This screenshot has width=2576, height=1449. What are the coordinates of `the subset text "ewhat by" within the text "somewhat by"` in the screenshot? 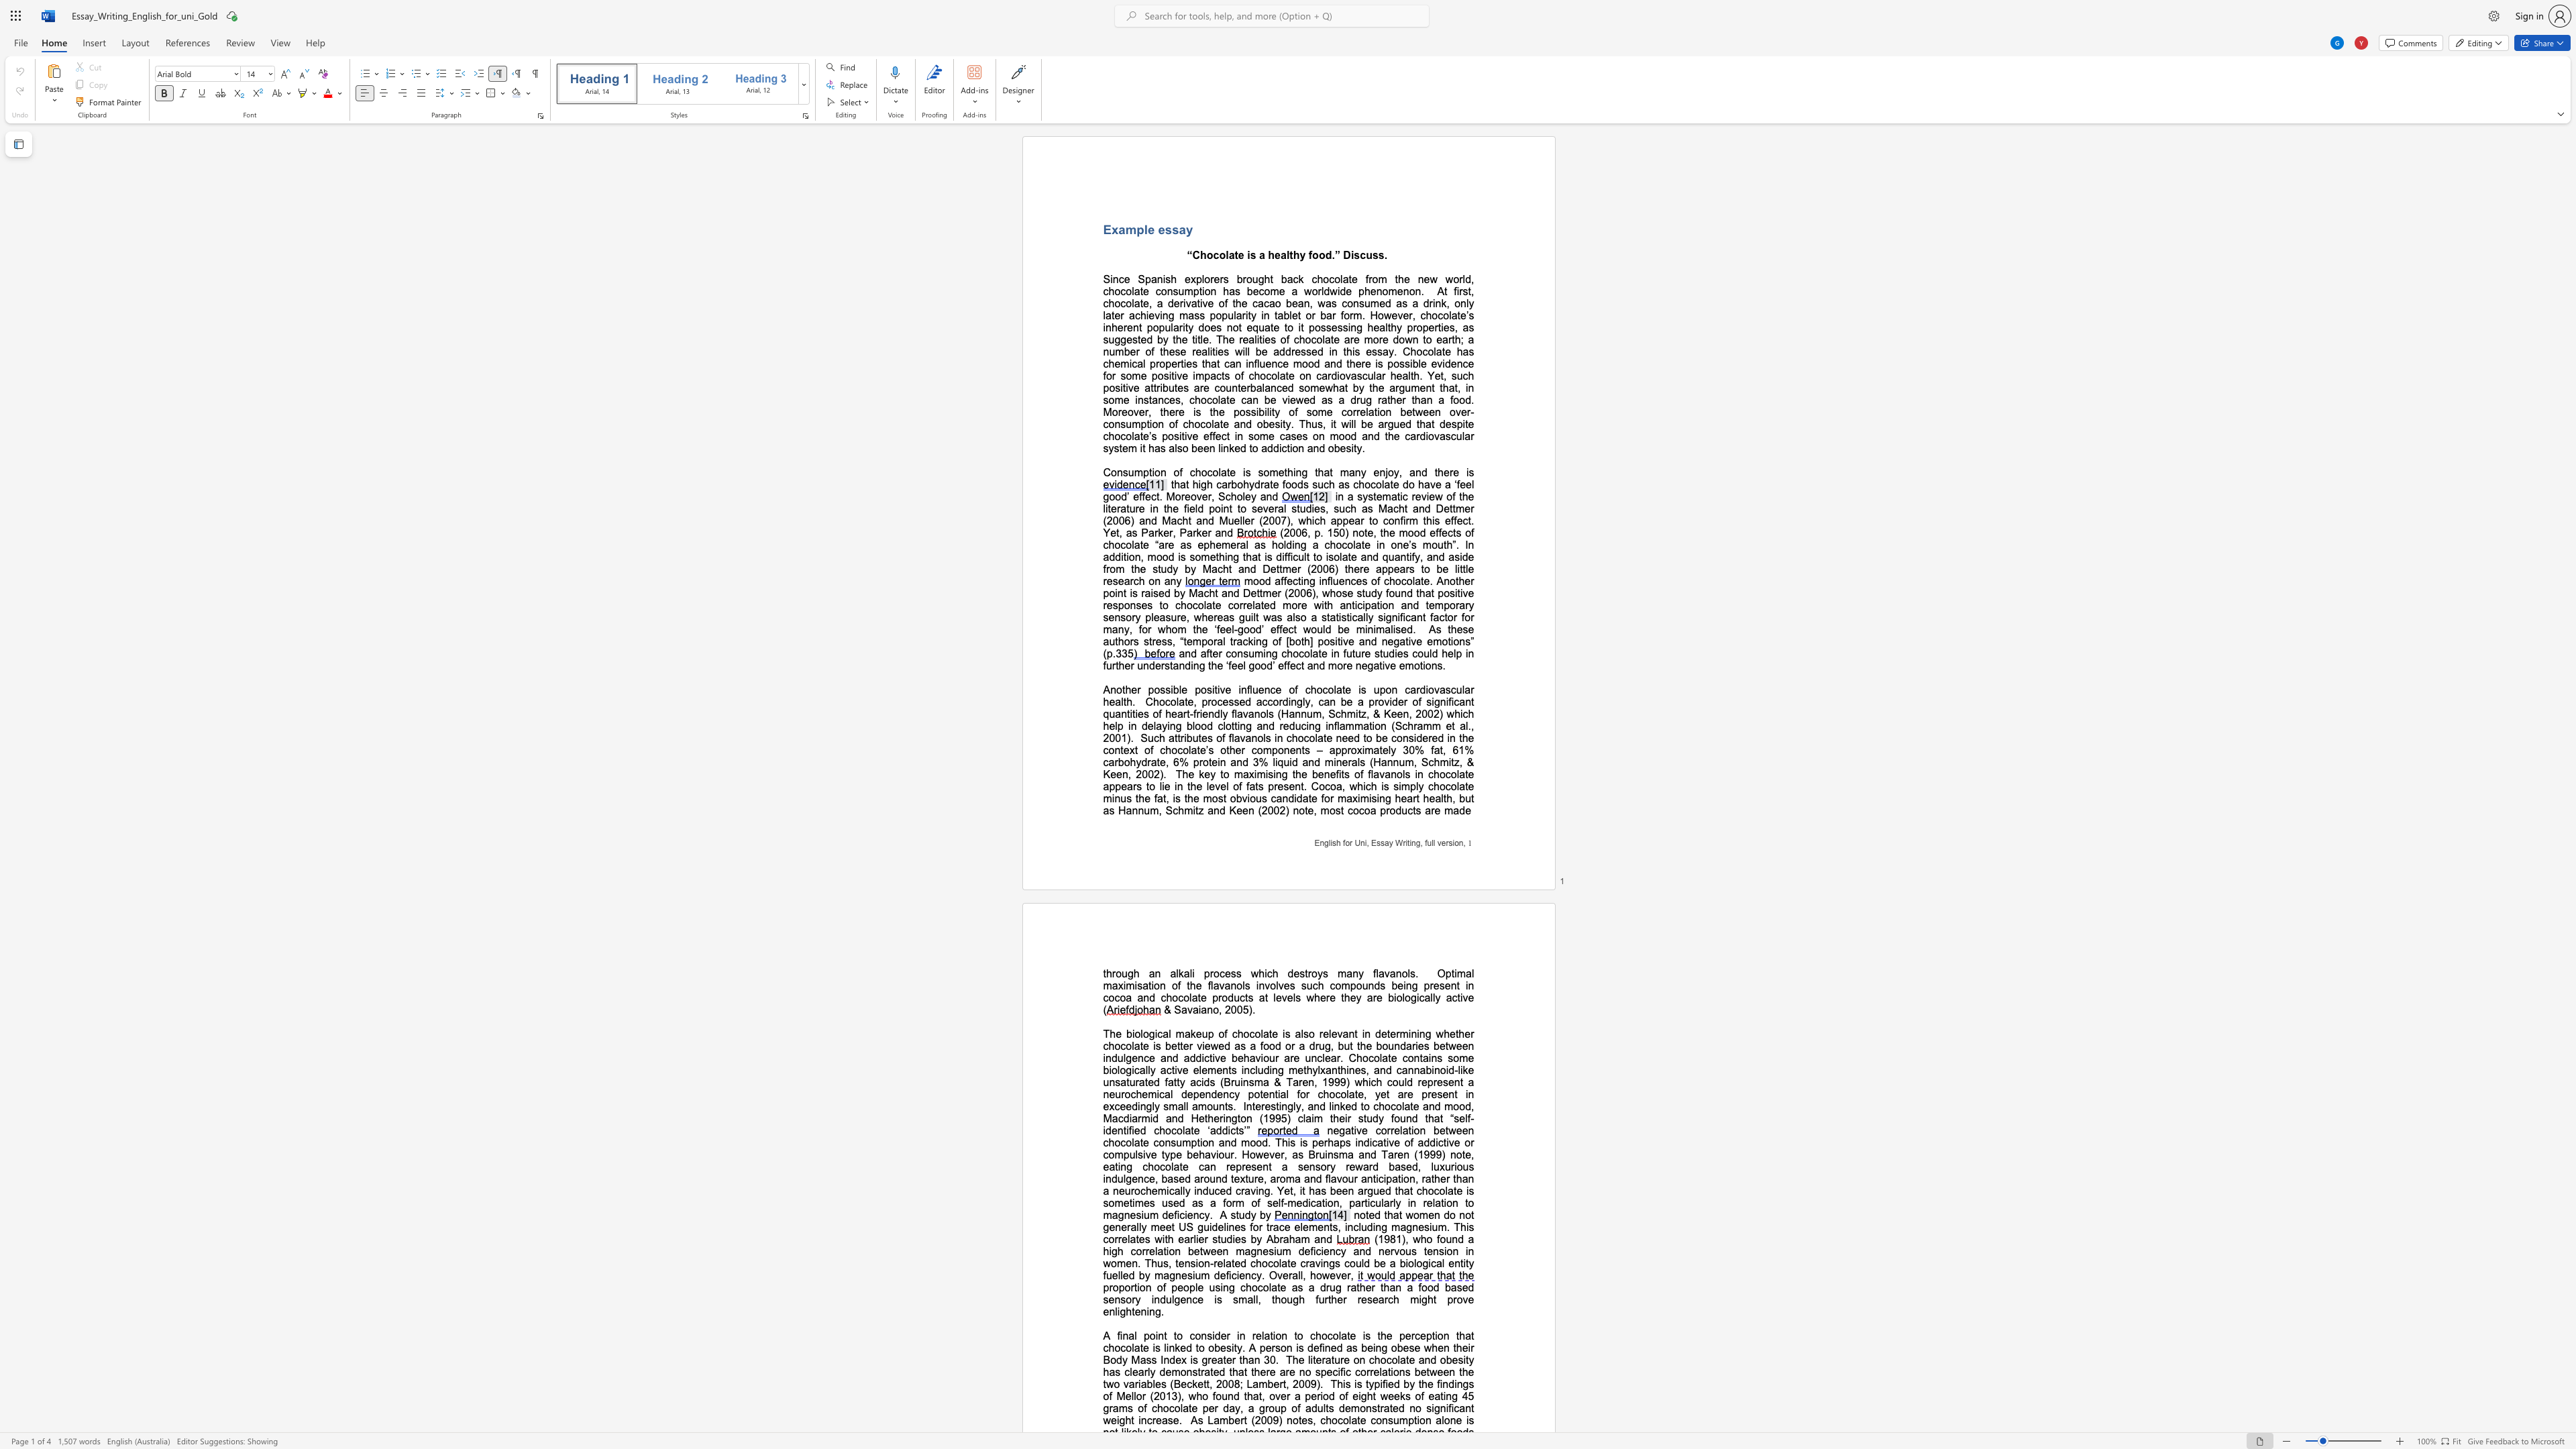 It's located at (1319, 387).